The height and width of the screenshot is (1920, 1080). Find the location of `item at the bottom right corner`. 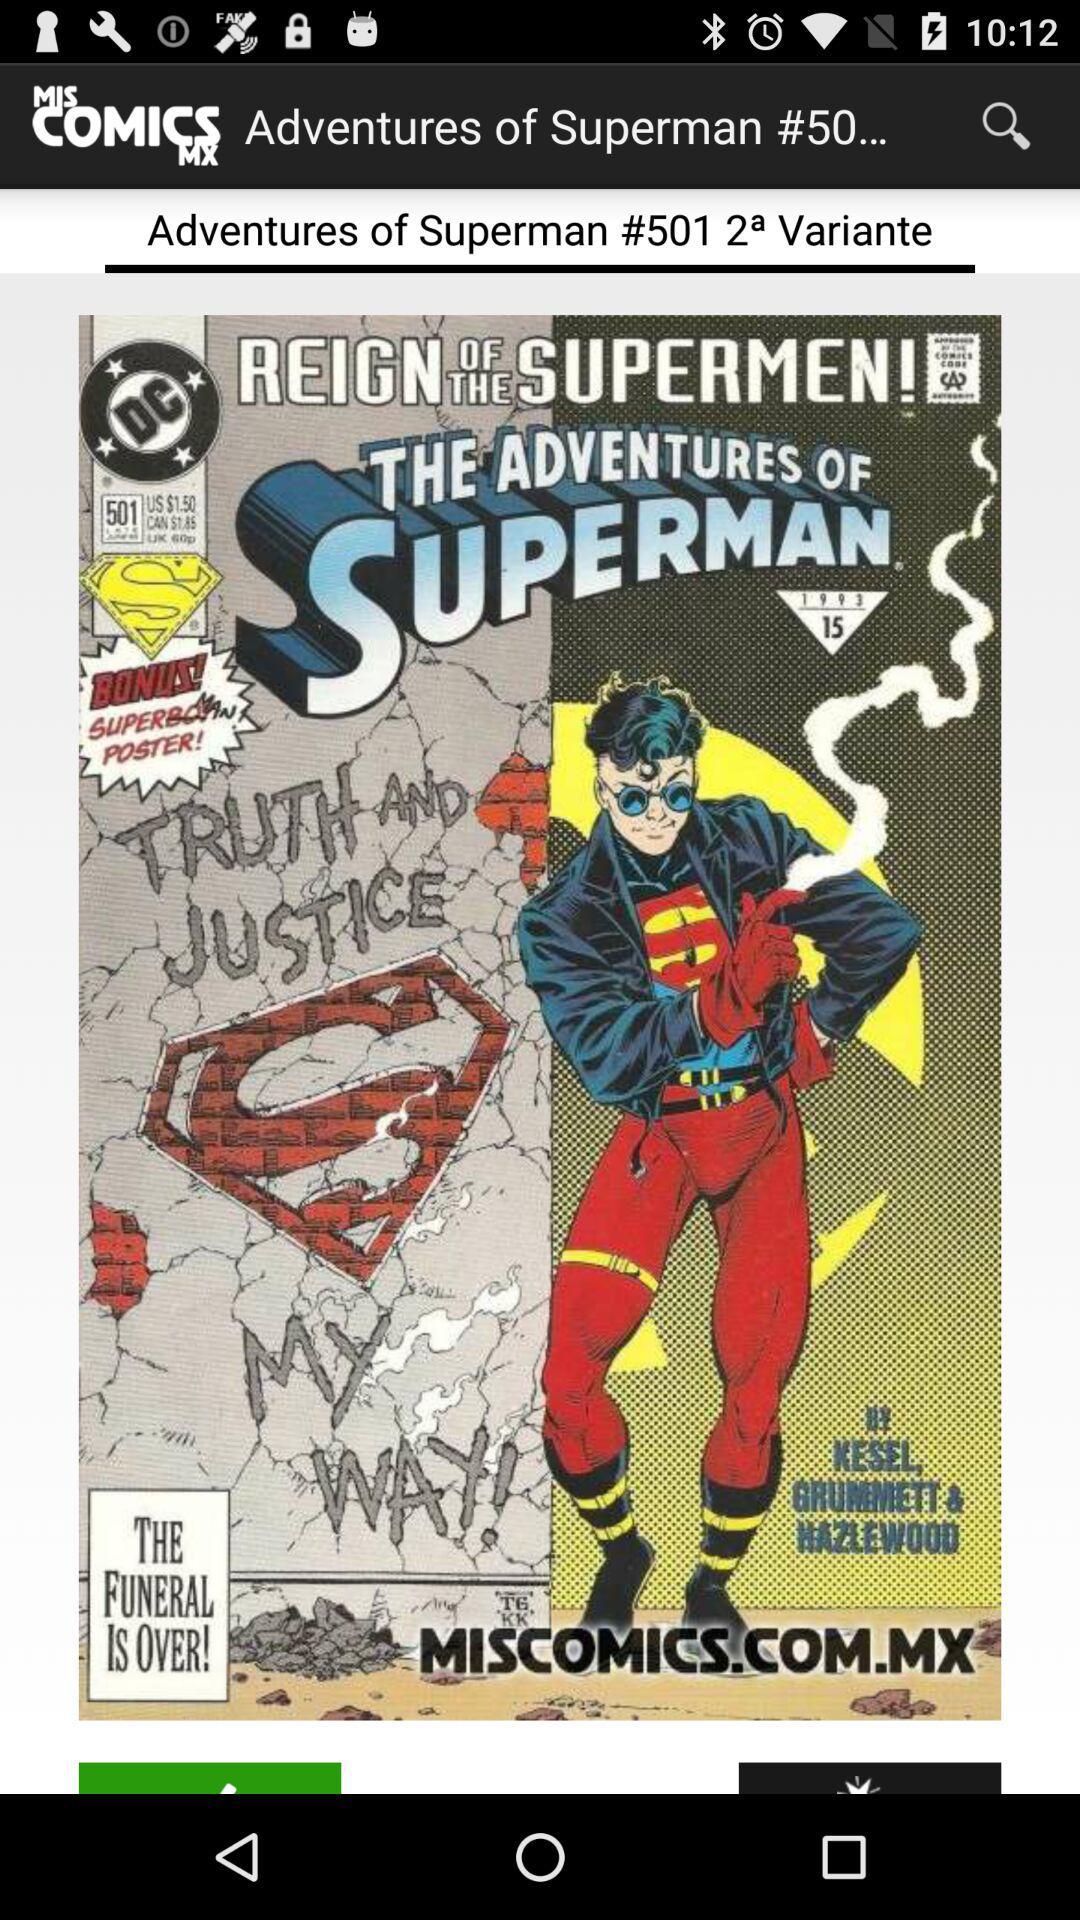

item at the bottom right corner is located at coordinates (869, 1778).